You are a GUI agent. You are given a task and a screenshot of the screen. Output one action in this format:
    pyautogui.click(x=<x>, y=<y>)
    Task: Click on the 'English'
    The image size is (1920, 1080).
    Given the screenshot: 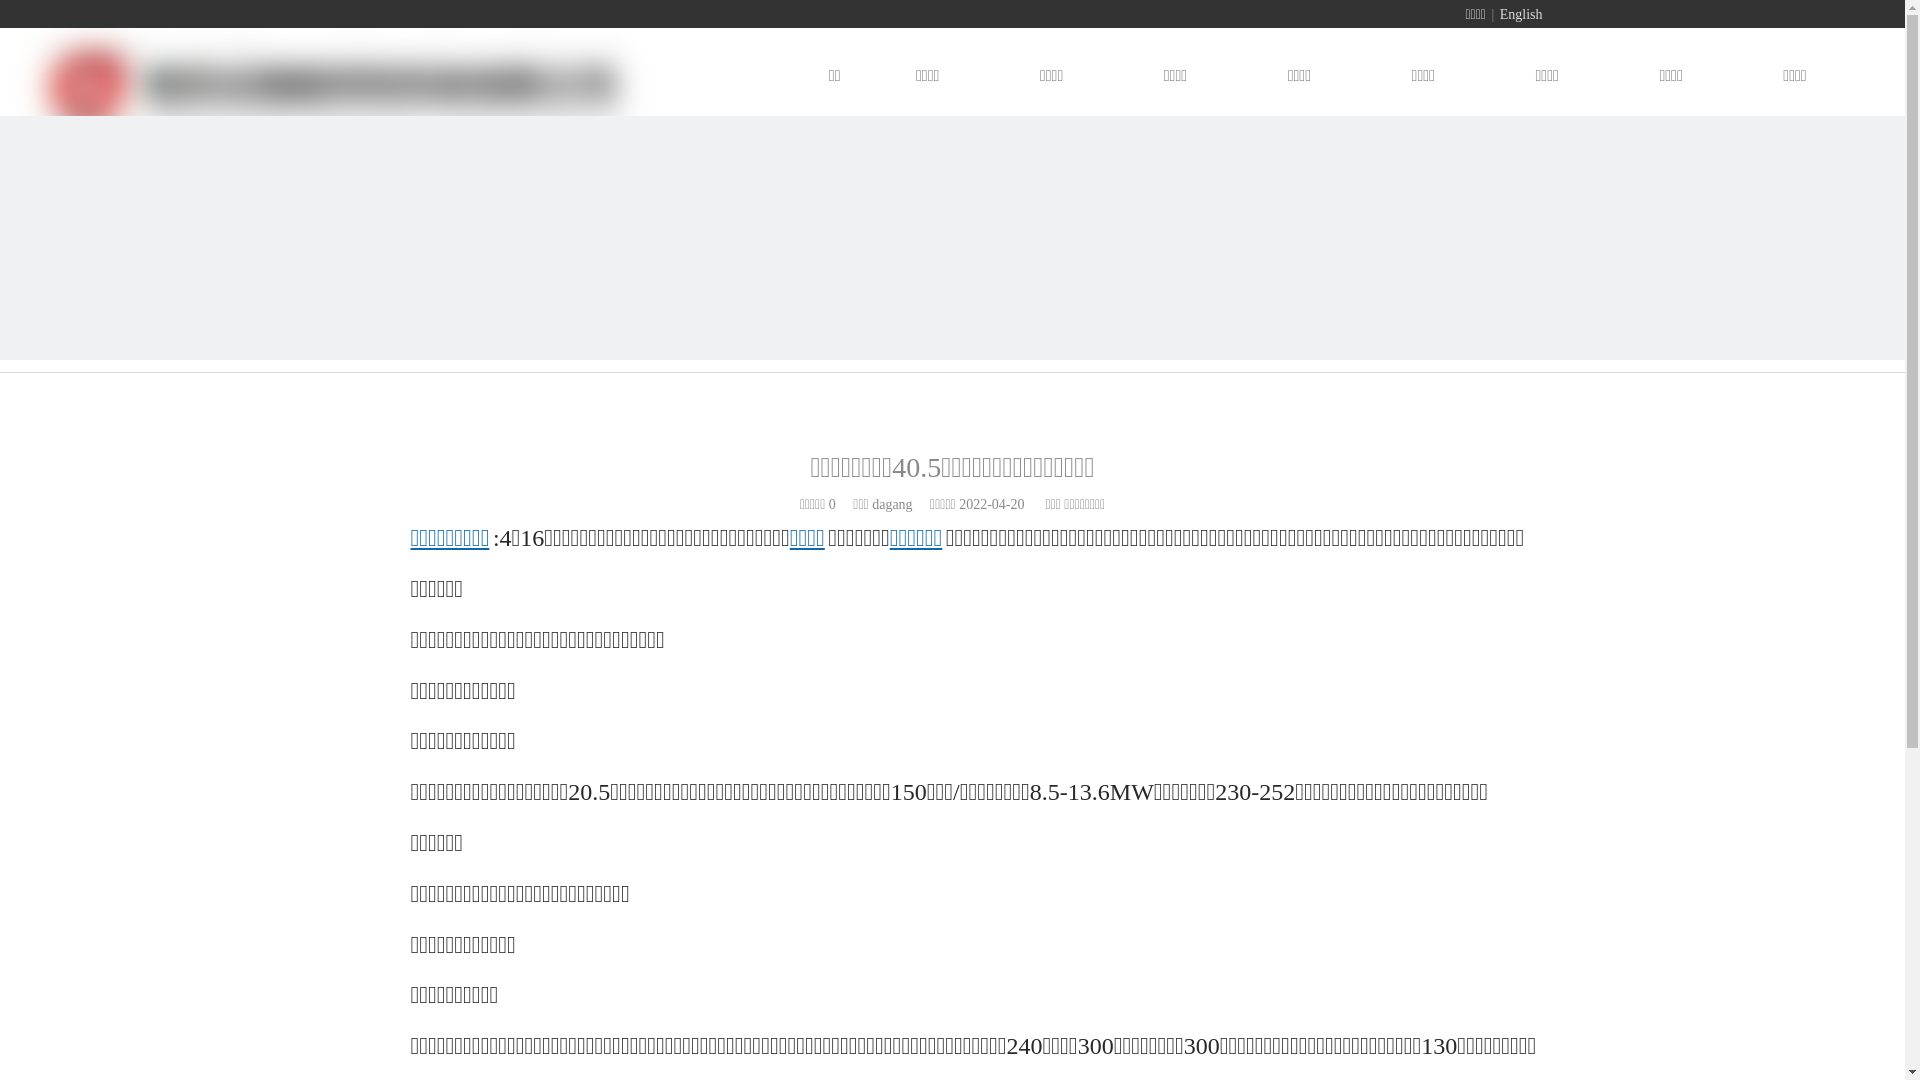 What is the action you would take?
    pyautogui.click(x=1499, y=15)
    